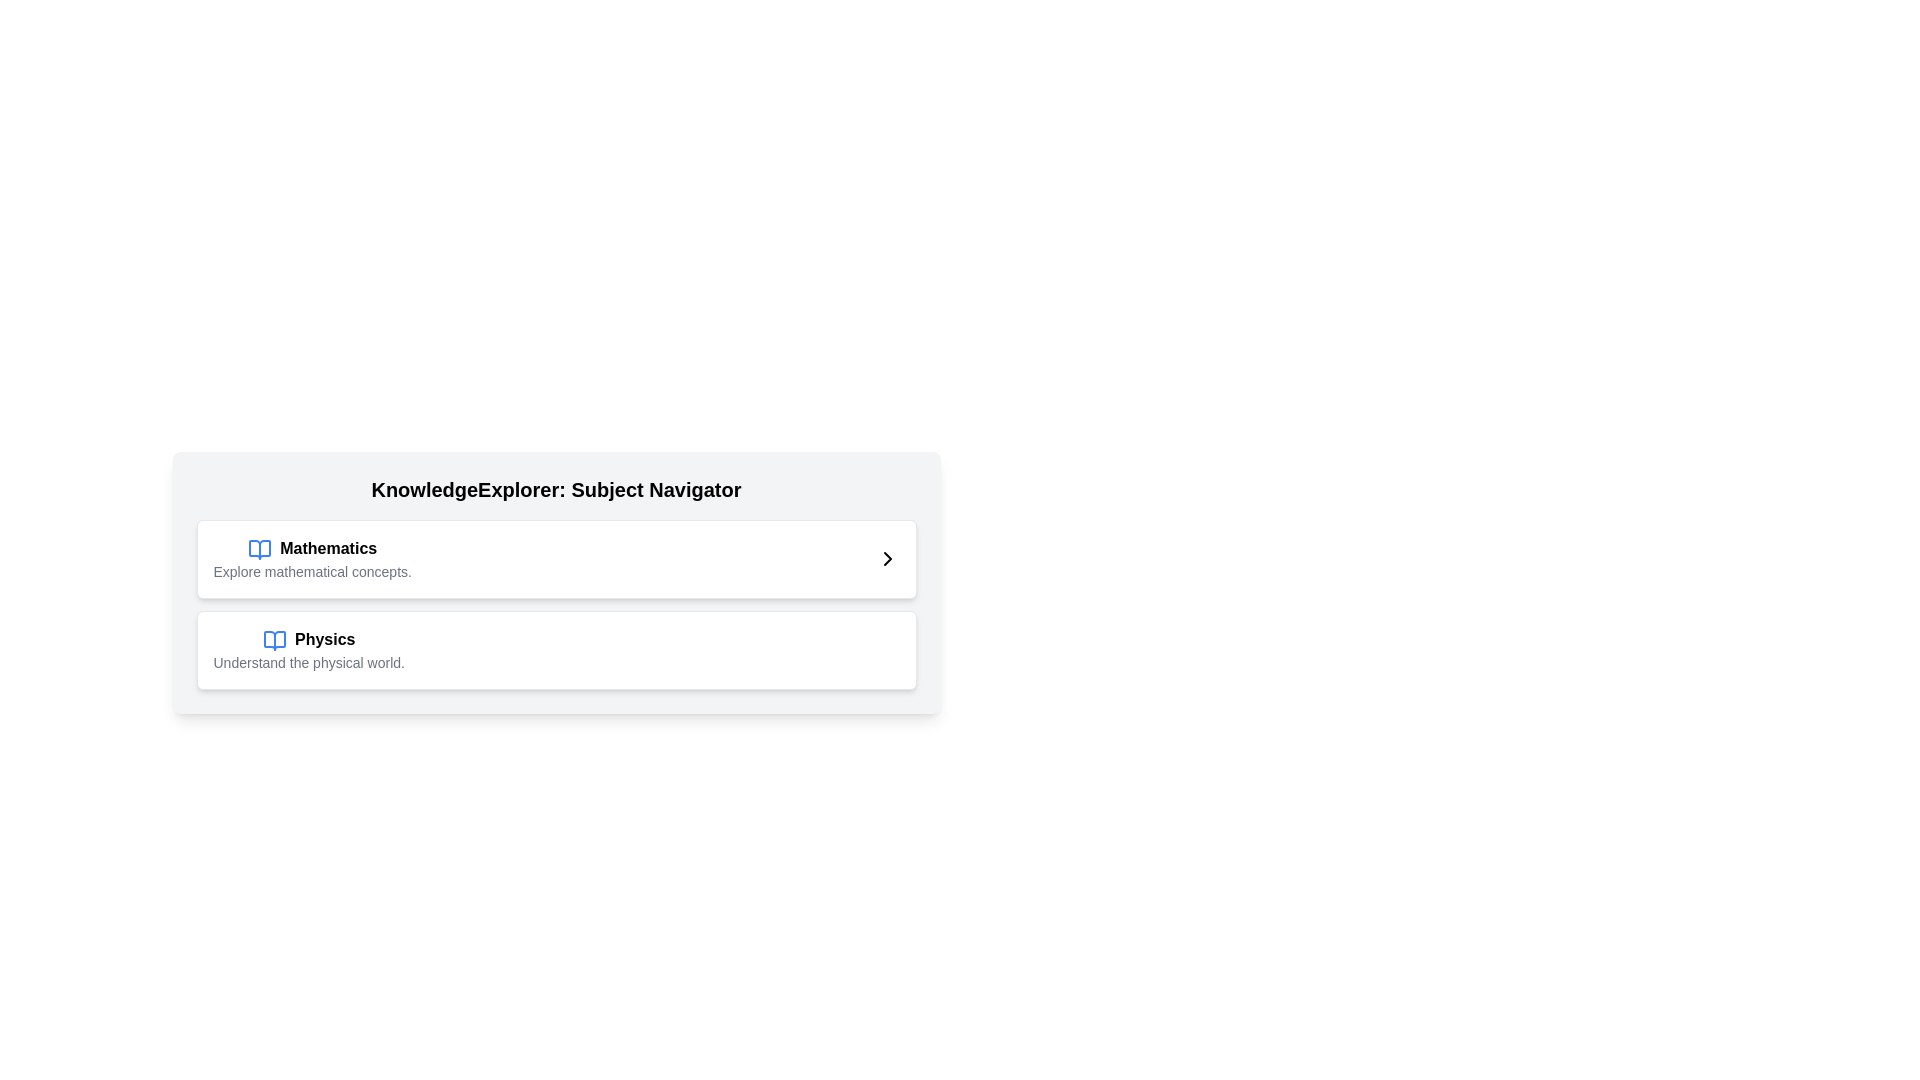 This screenshot has height=1080, width=1920. What do you see at coordinates (308, 650) in the screenshot?
I see `the list item titled 'Physics' which includes a blue open book icon and a description 'Understand the physical world.'` at bounding box center [308, 650].